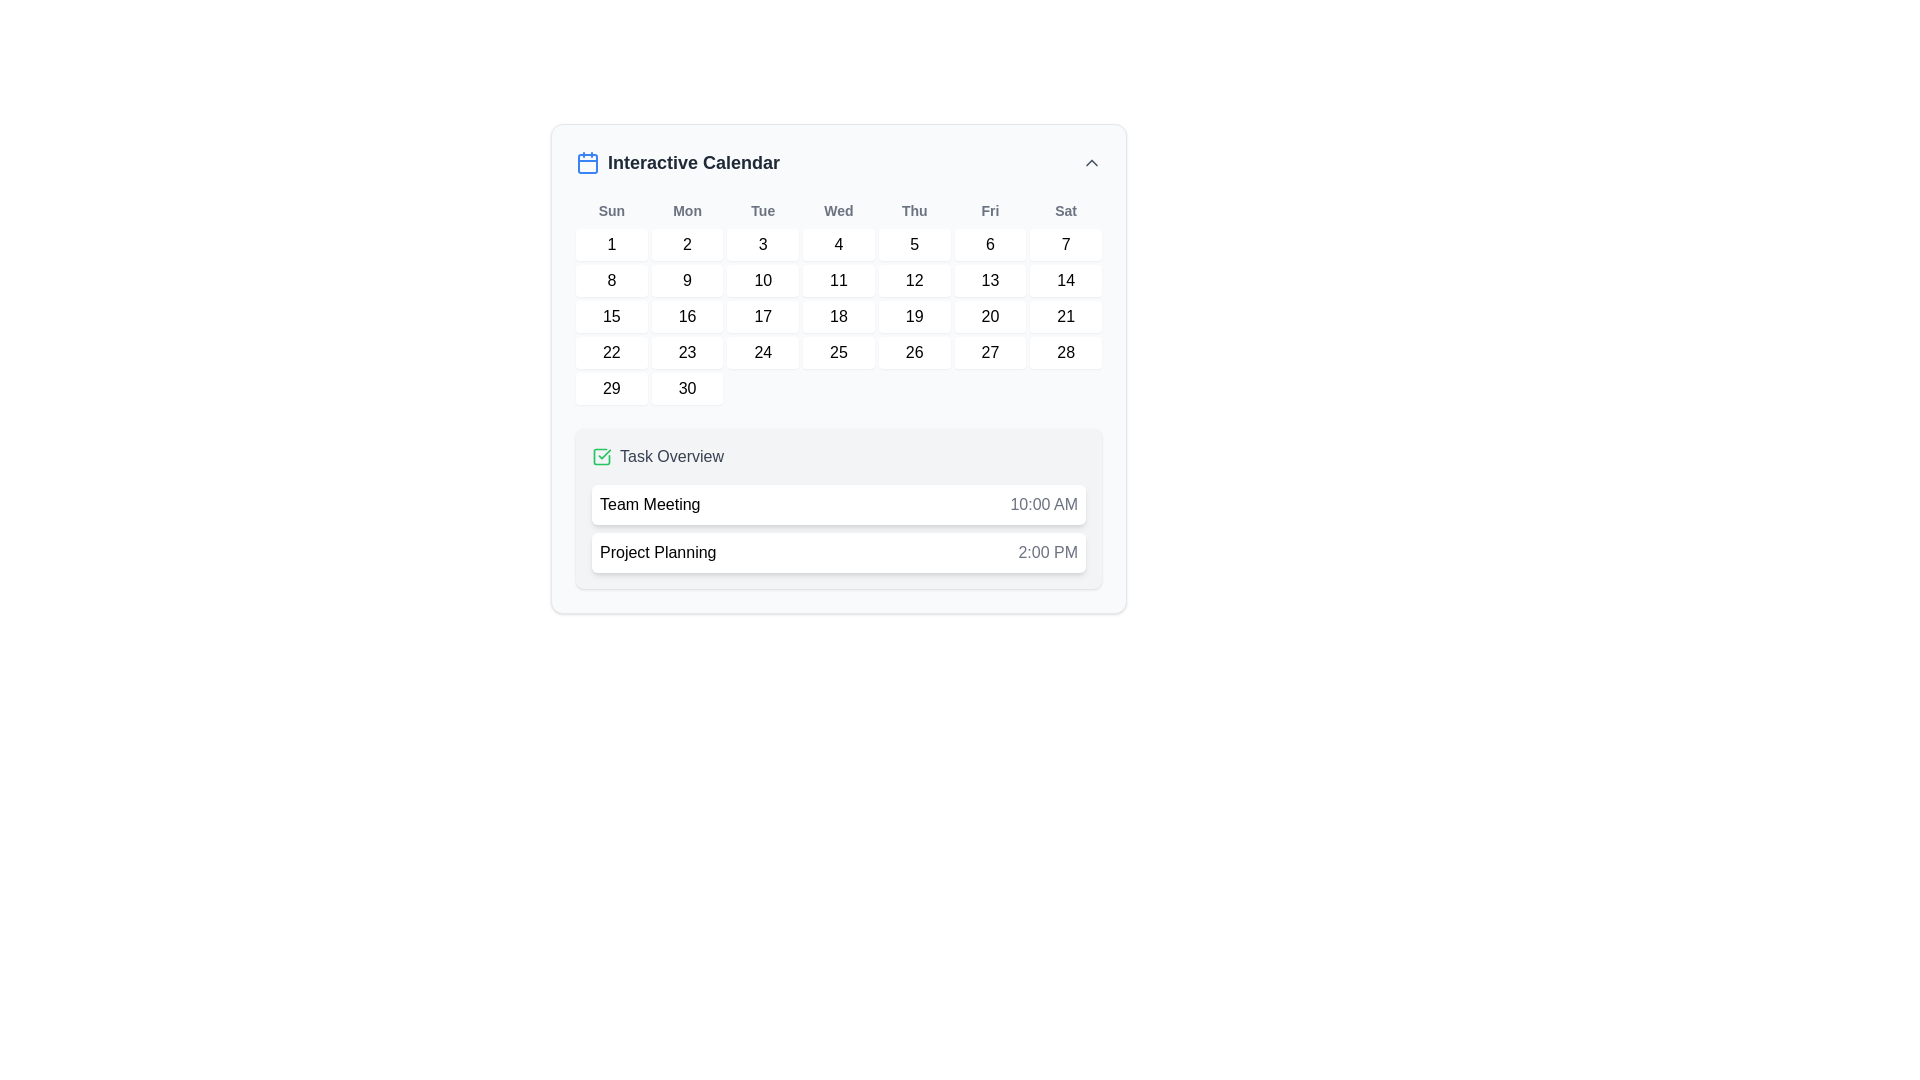 The height and width of the screenshot is (1080, 1920). I want to click on the Text label that indicates 'Wednesday' in the calendar interface, which is the fourth item in the sequence of weekday labels, so click(839, 211).